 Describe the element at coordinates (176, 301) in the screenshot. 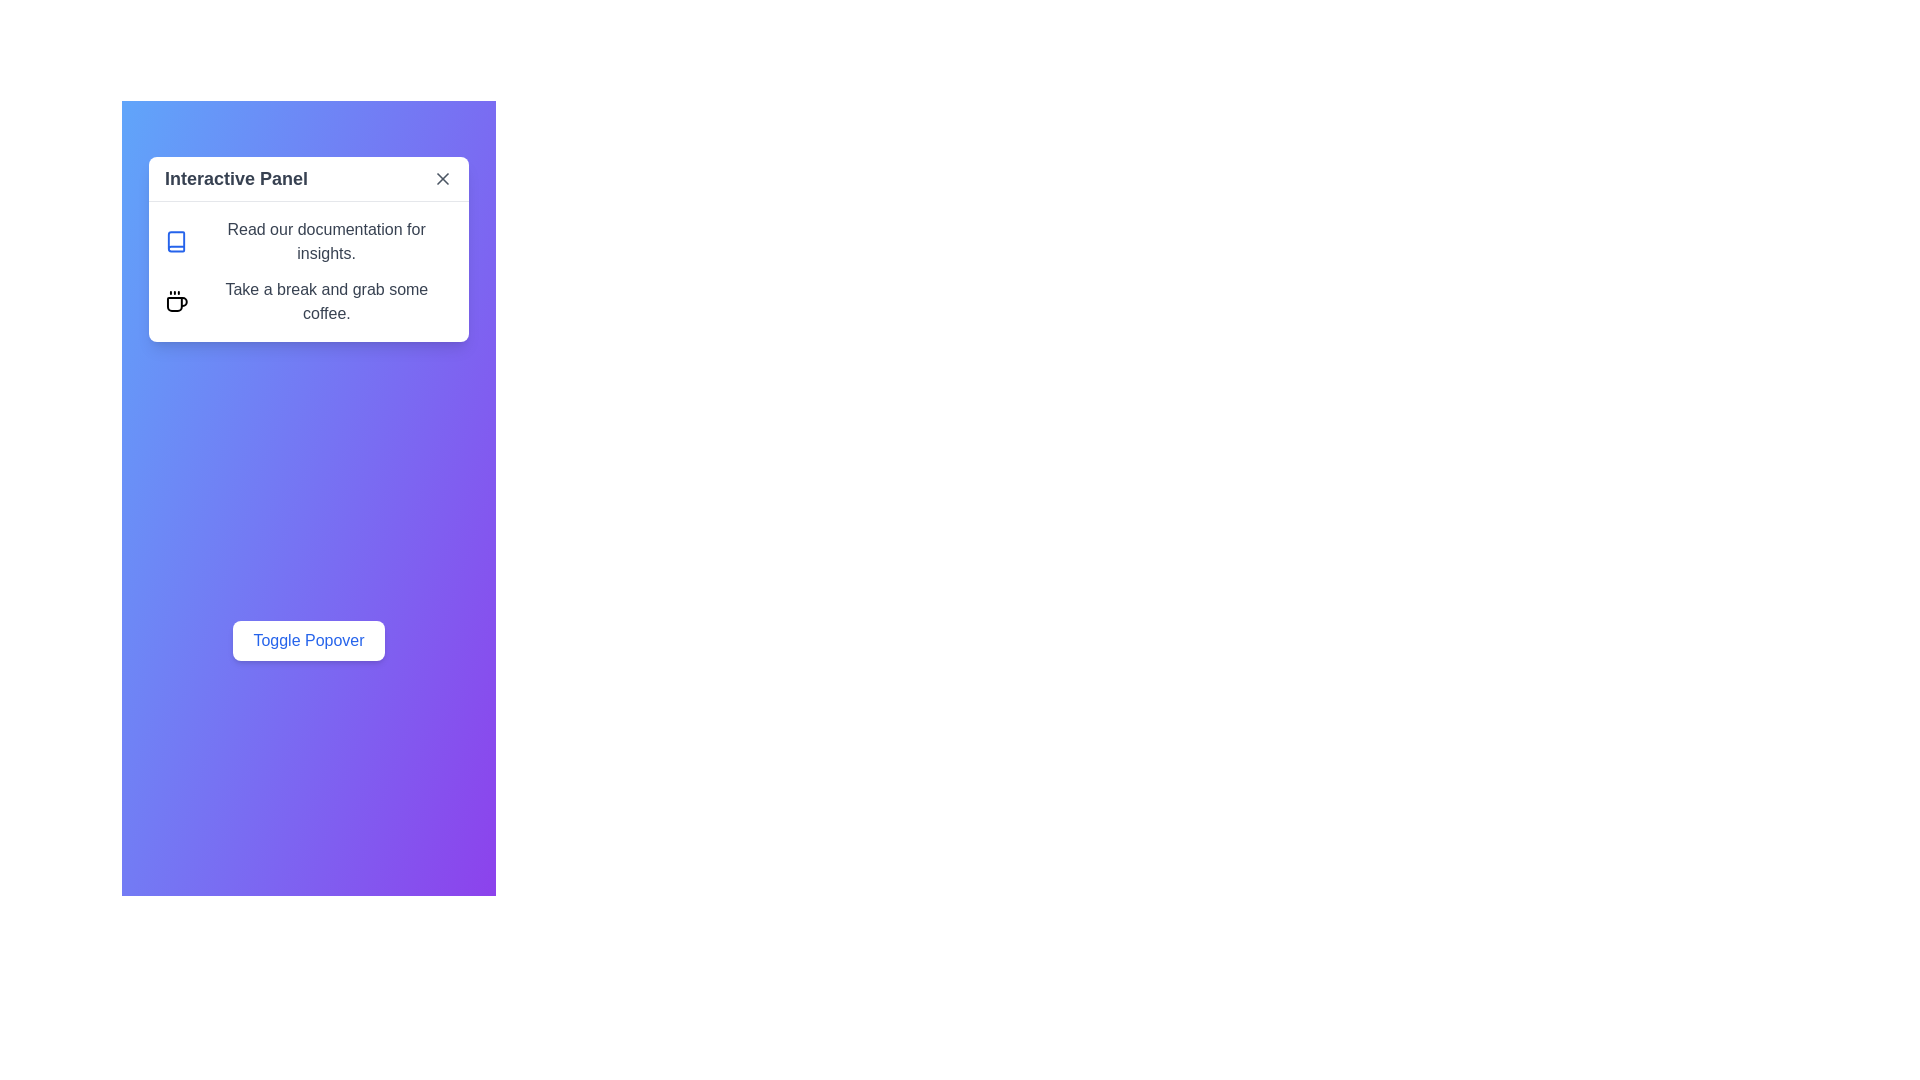

I see `the brown coffee icon located to the left of the text caption 'Take a break and grab some coffee.'` at that location.